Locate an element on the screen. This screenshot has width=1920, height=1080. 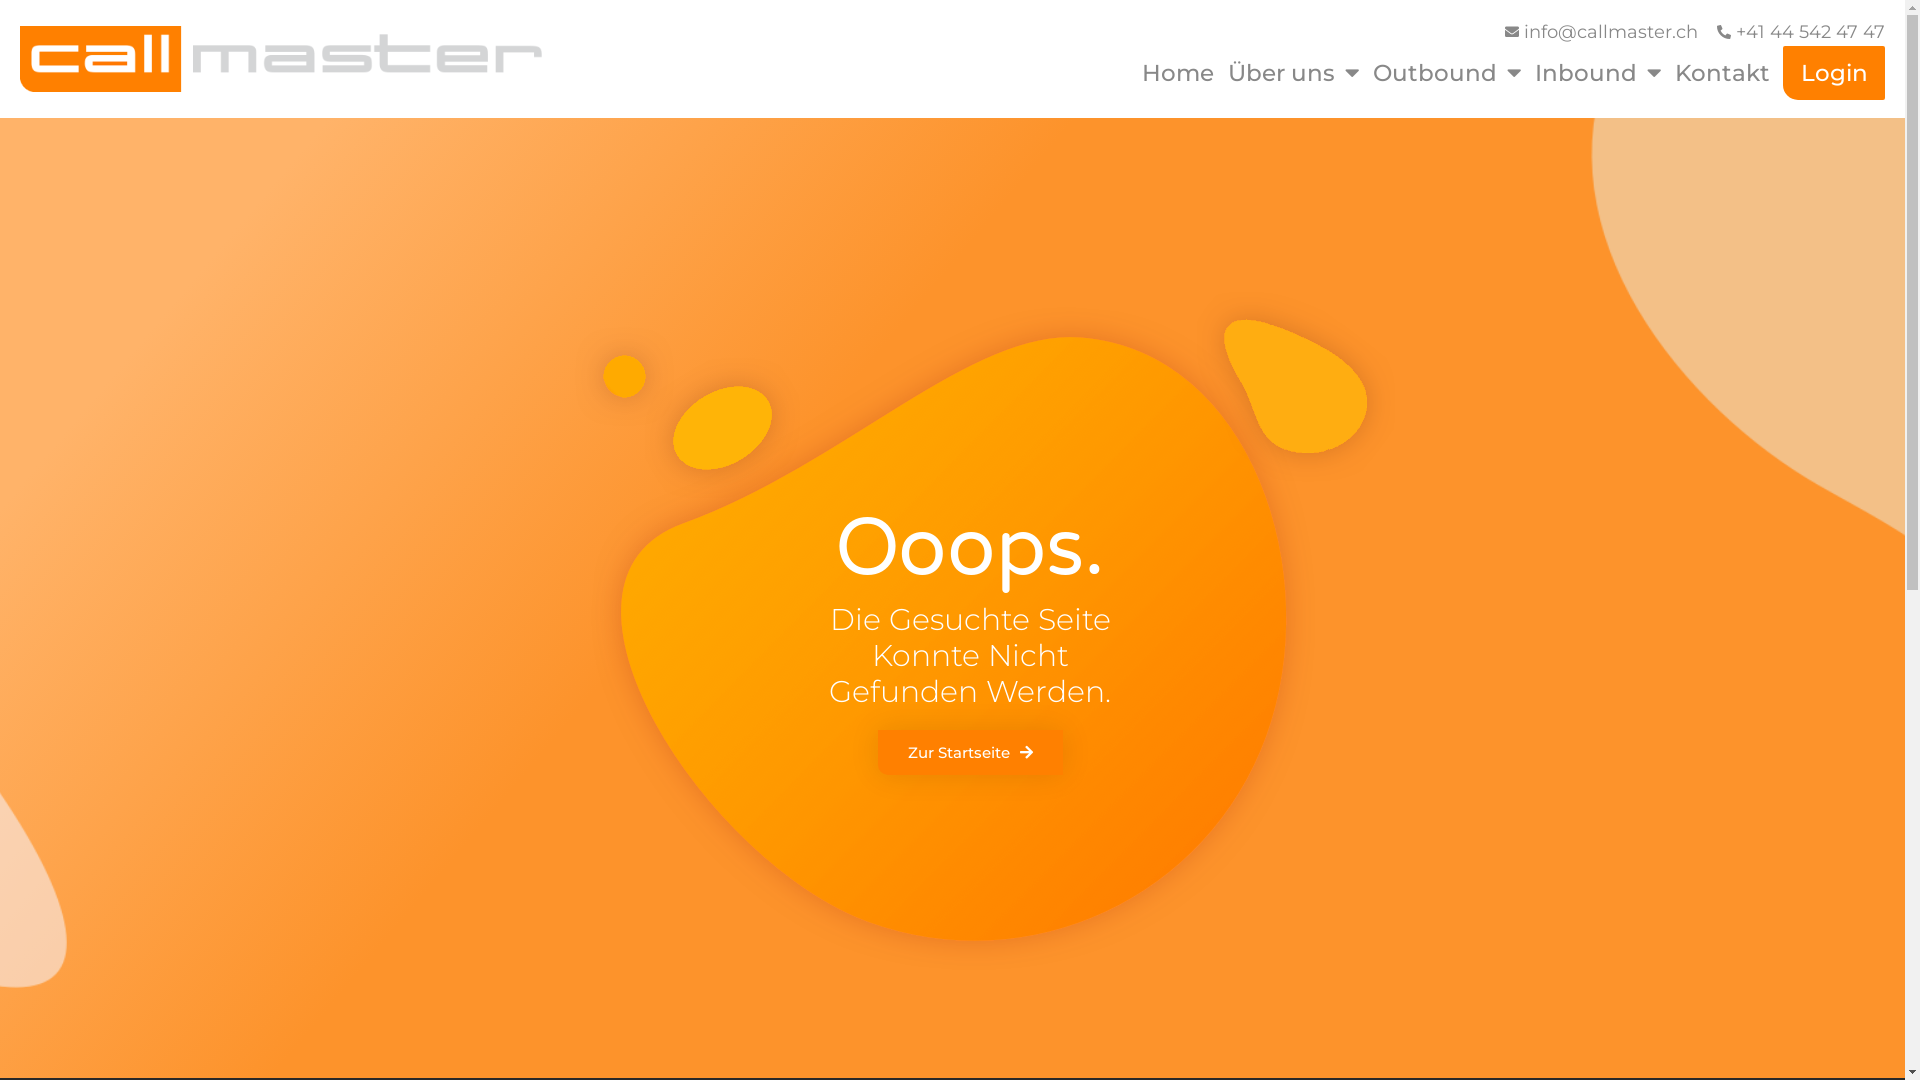
'Inbound' is located at coordinates (1597, 72).